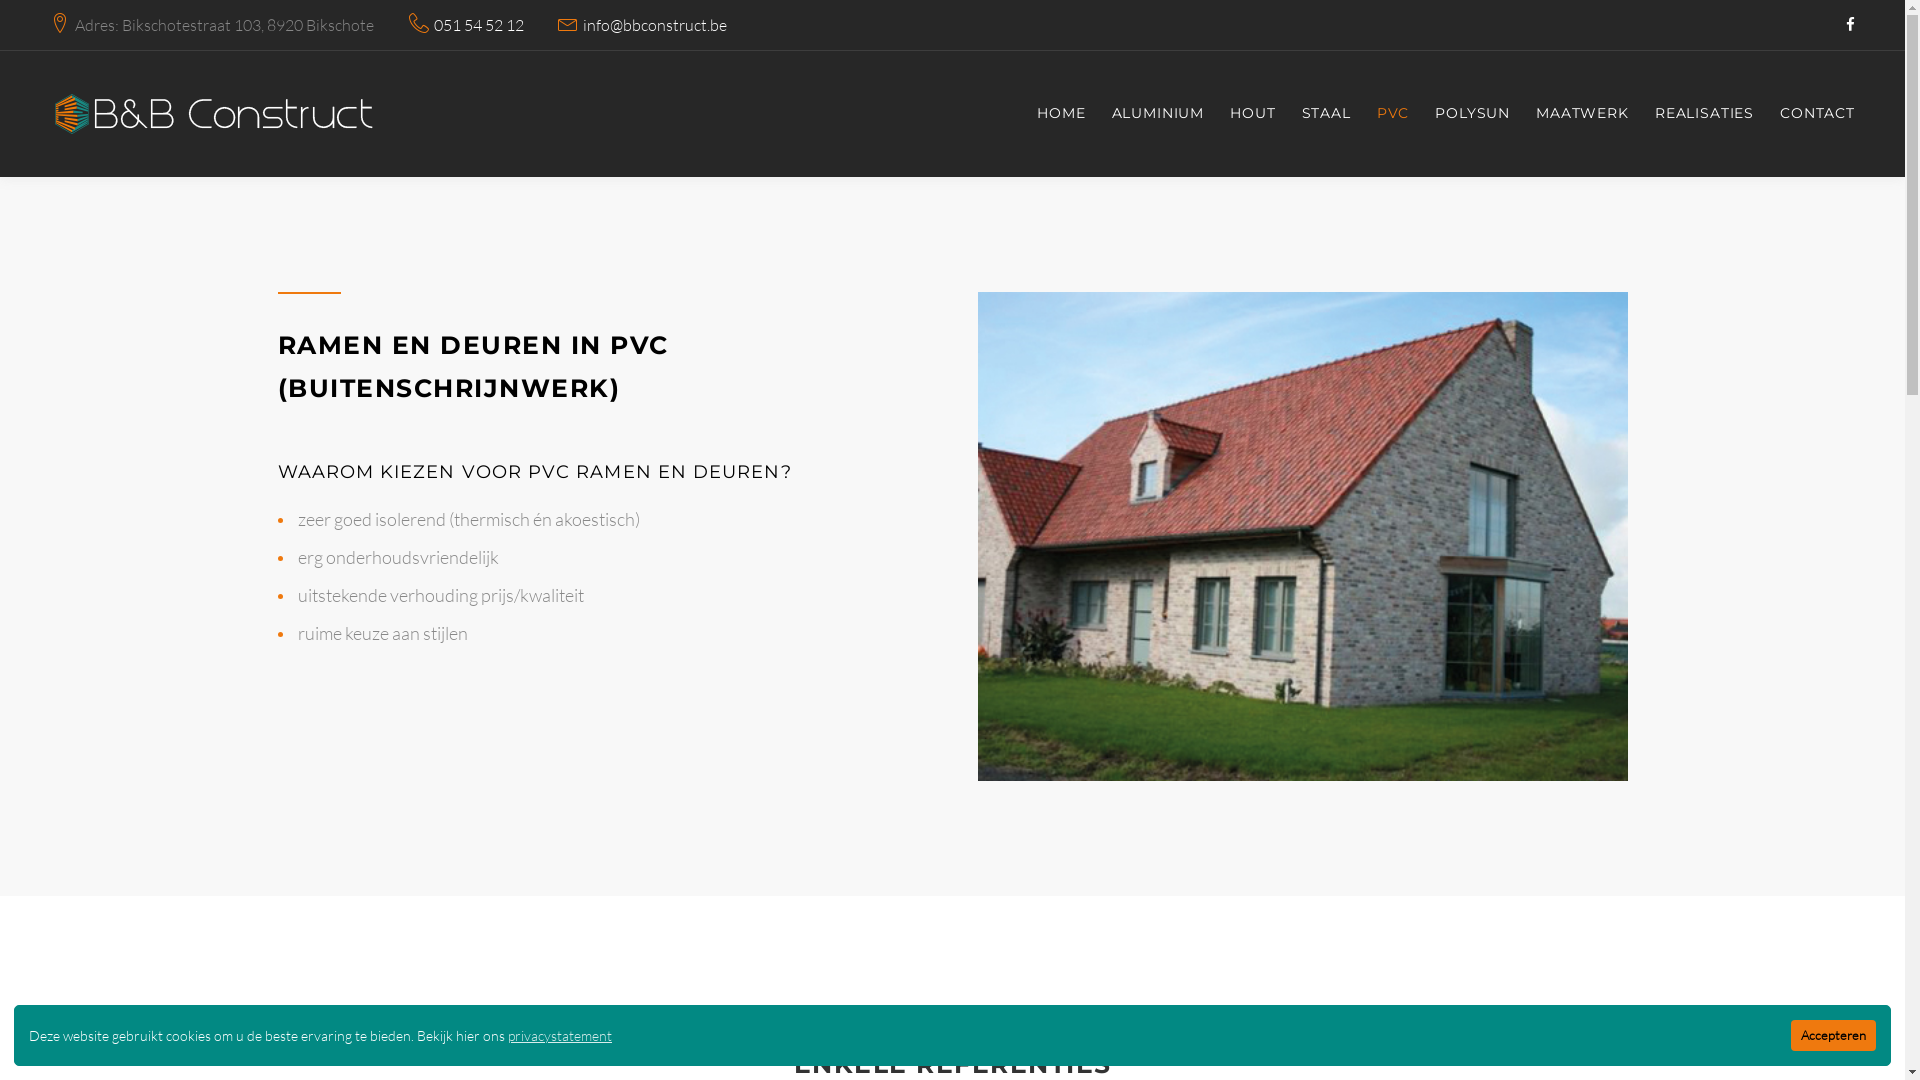 This screenshot has height=1080, width=1920. What do you see at coordinates (1376, 114) in the screenshot?
I see `'PVC'` at bounding box center [1376, 114].